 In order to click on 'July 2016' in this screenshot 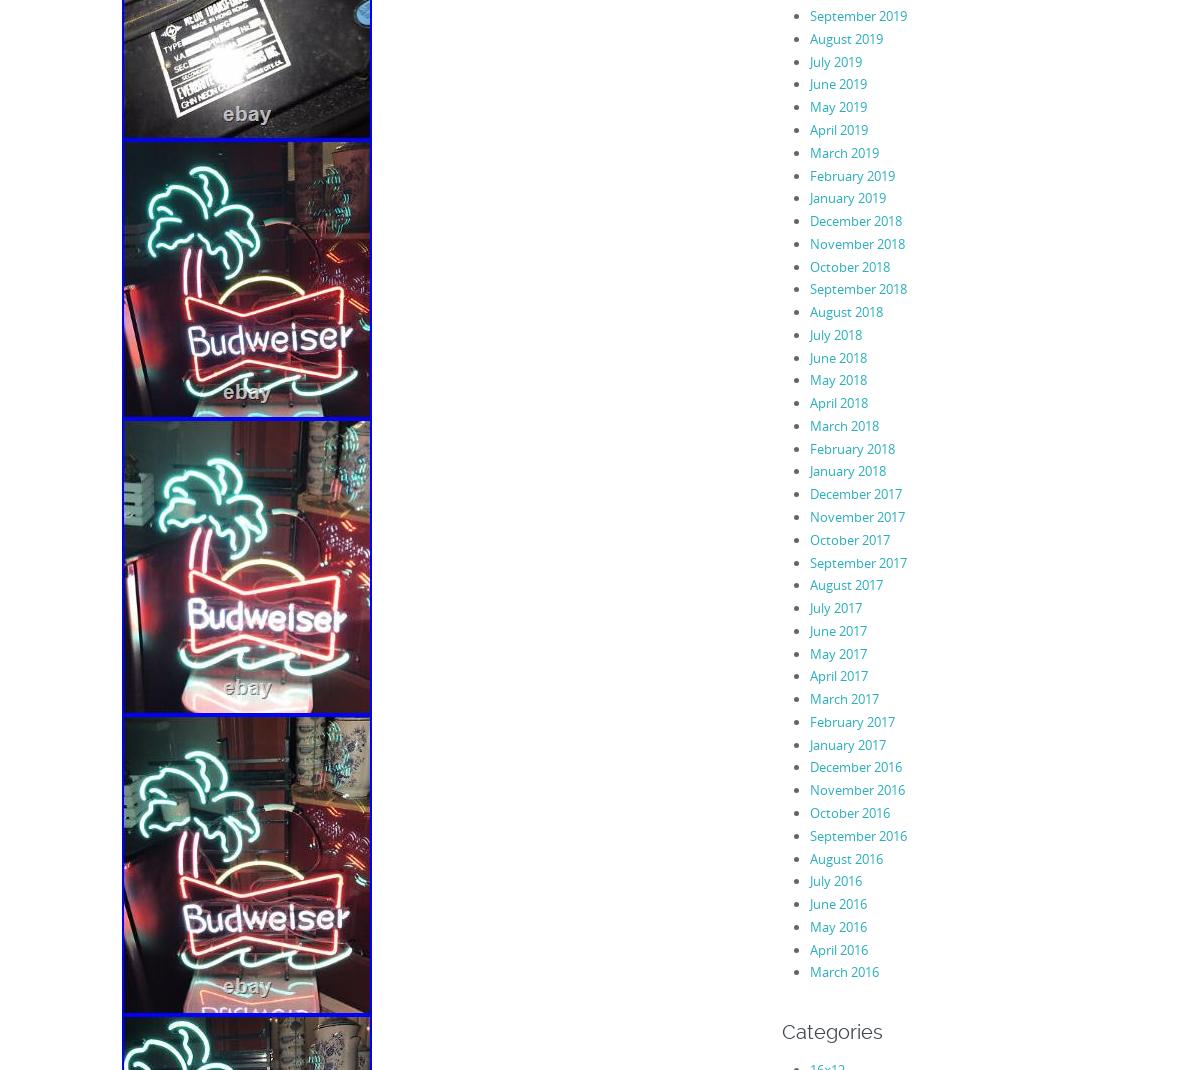, I will do `click(808, 881)`.